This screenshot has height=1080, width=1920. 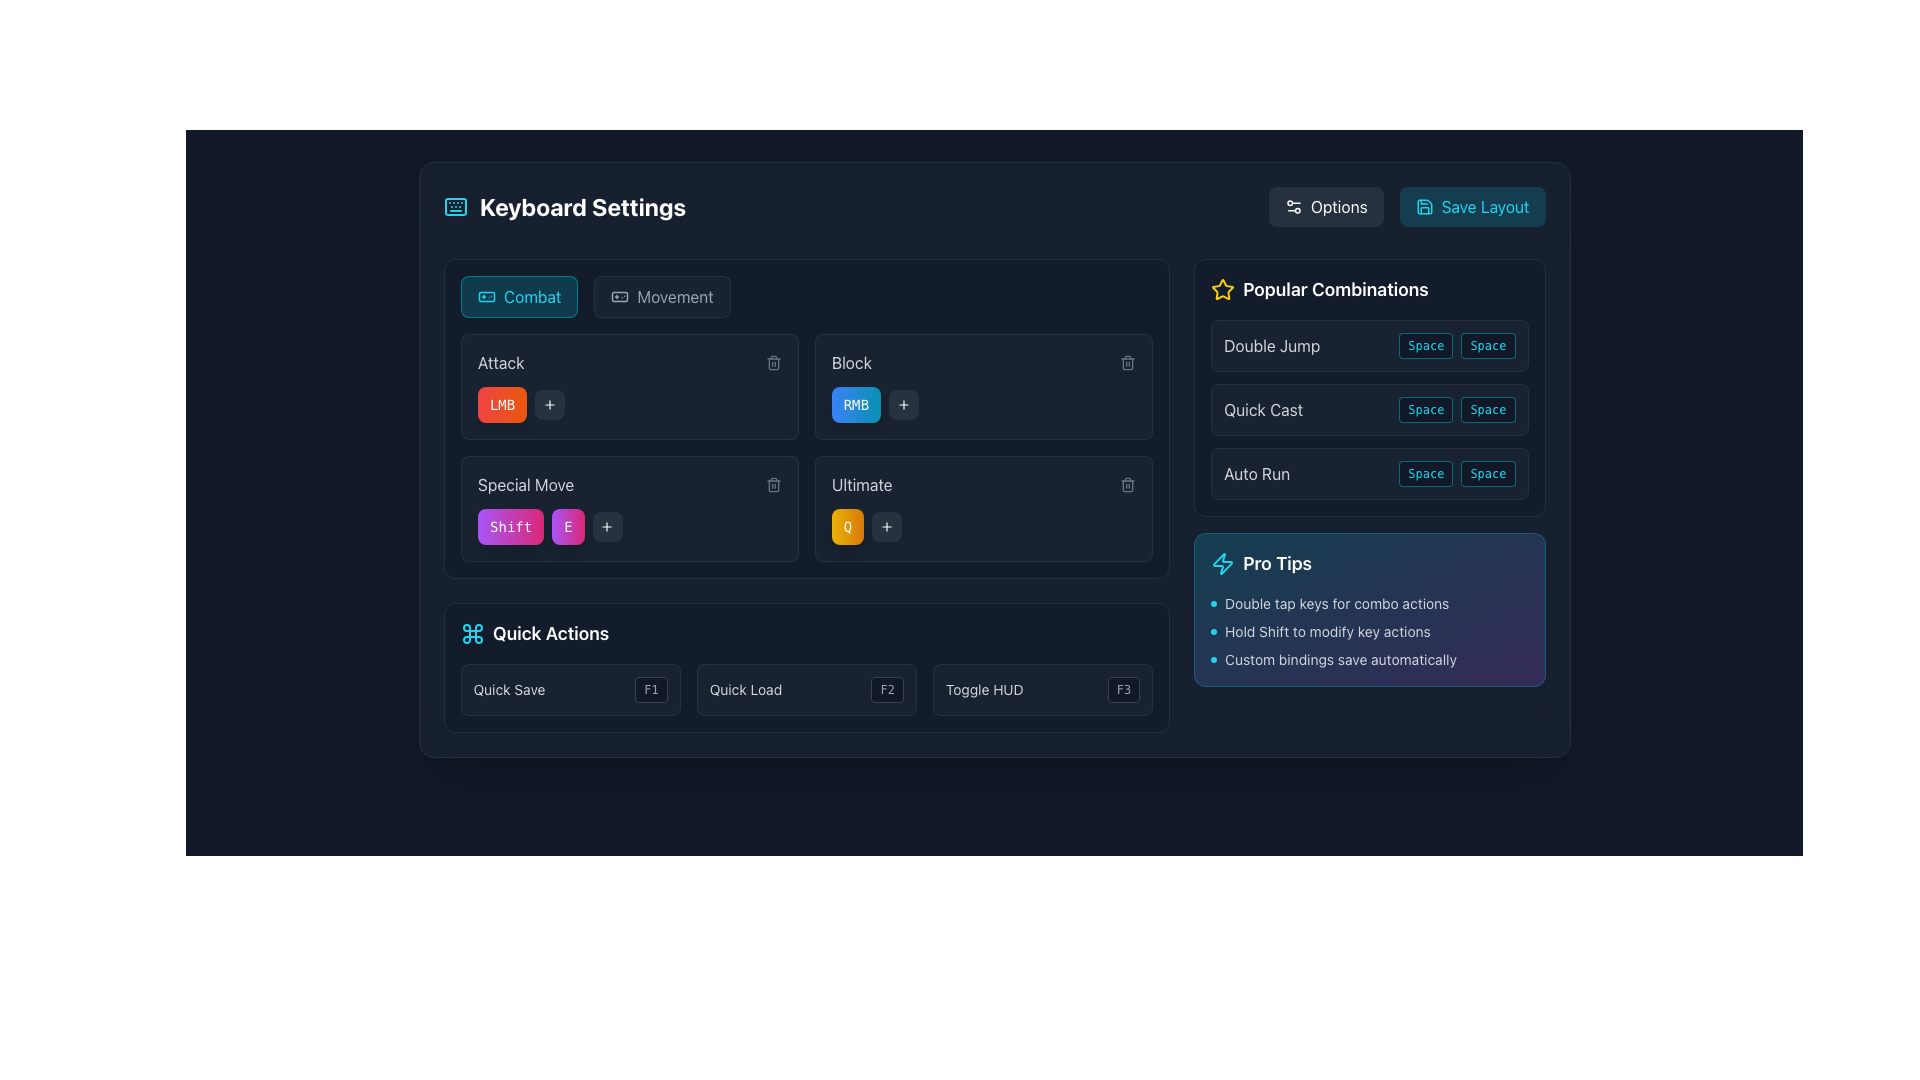 What do you see at coordinates (1222, 289) in the screenshot?
I see `the star icon located in the 'Popular Combinations' section, positioned near the top-left corner of the right side panel` at bounding box center [1222, 289].